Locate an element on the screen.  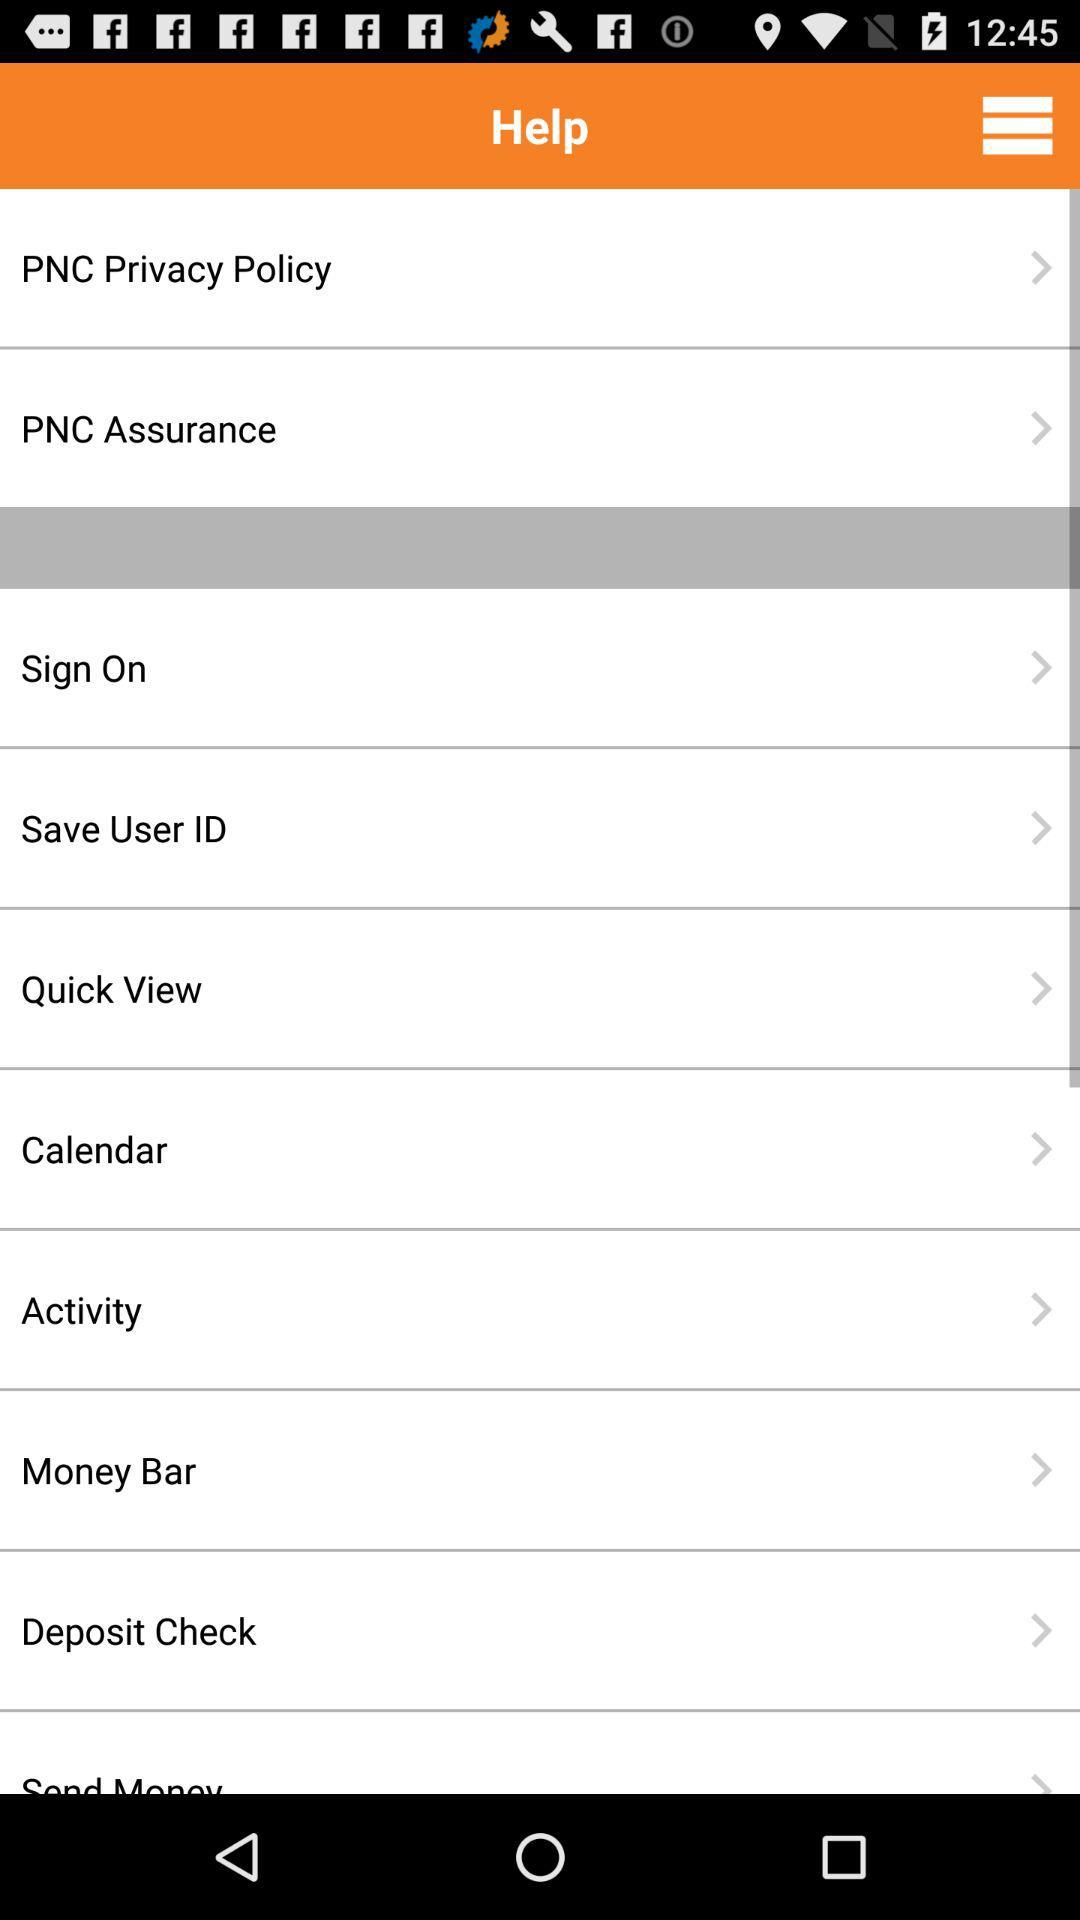
the item below the save user id is located at coordinates (475, 988).